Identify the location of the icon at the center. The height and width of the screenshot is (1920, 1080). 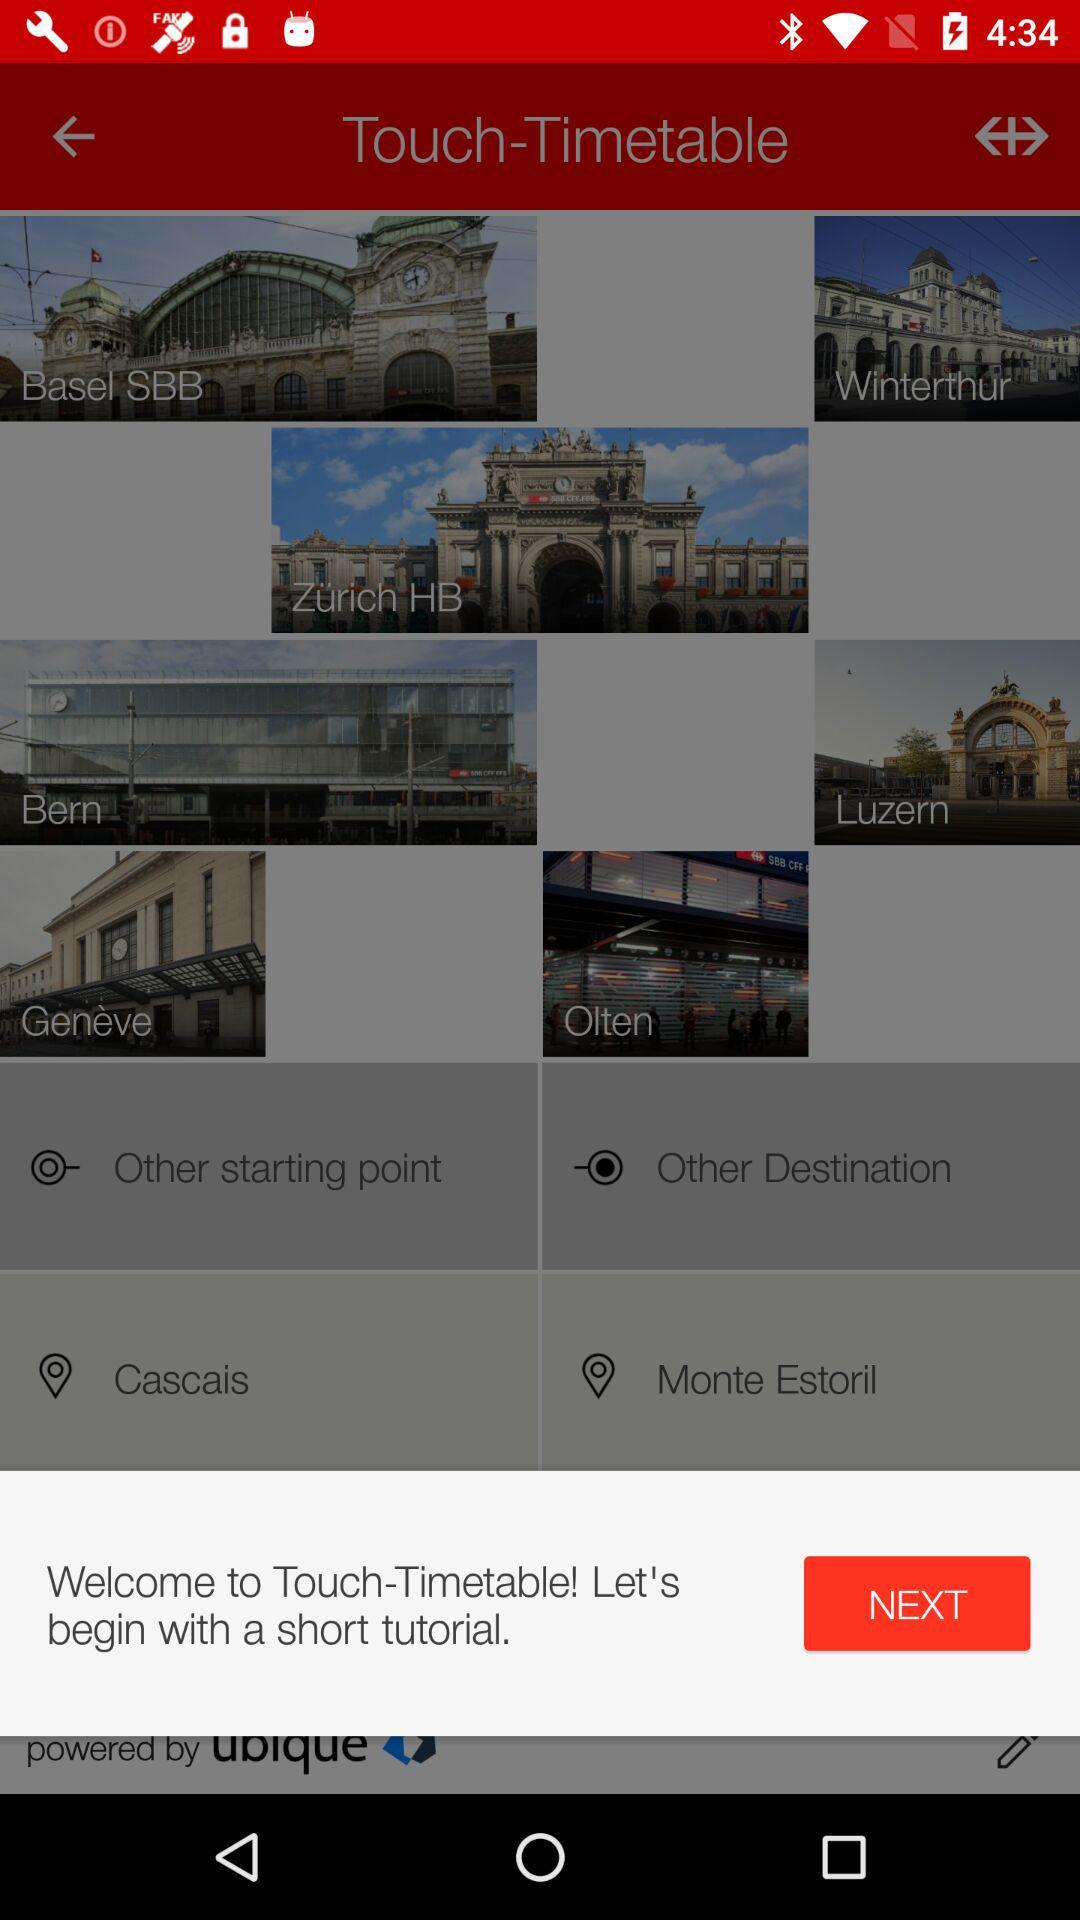
(540, 1002).